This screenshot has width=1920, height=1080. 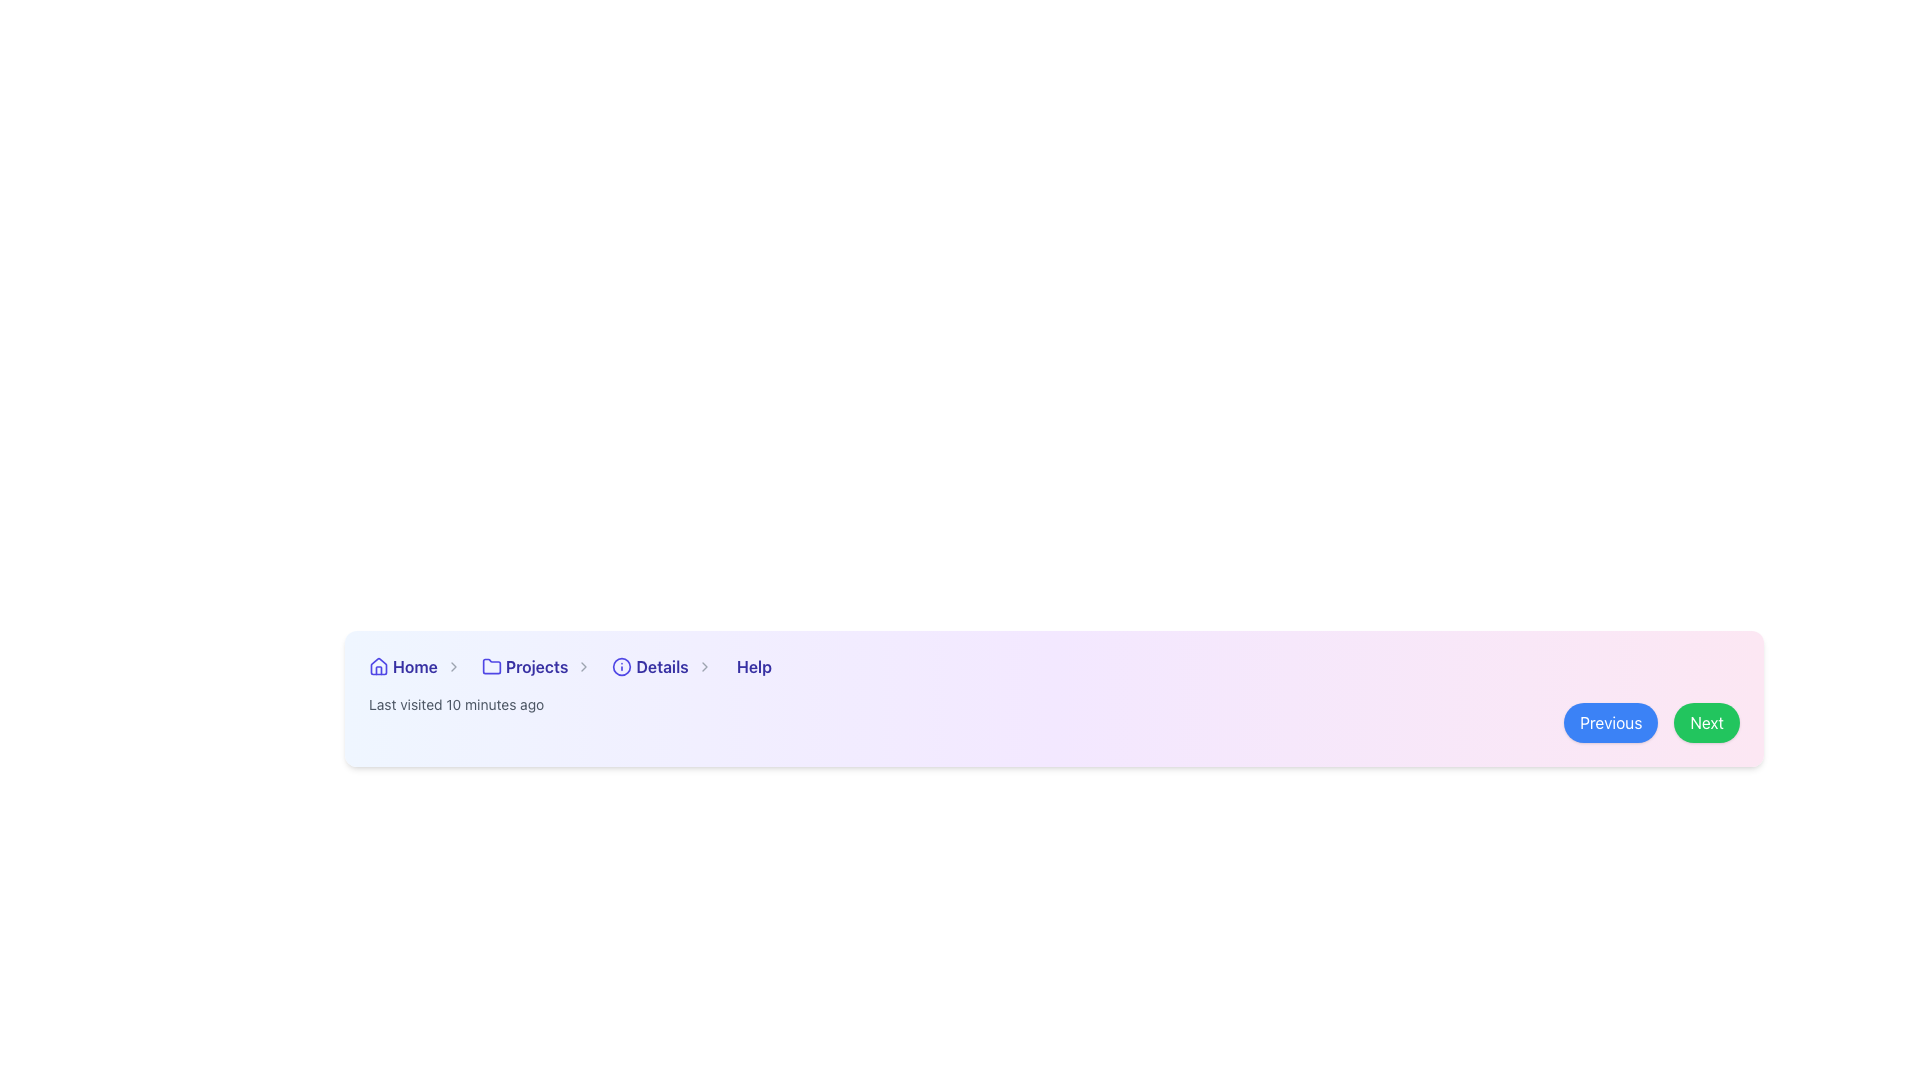 I want to click on the second button in the horizontal arrangement located towards the right side of the footer section, which is immediately to the right of the blue 'Previous' button, so click(x=1706, y=722).